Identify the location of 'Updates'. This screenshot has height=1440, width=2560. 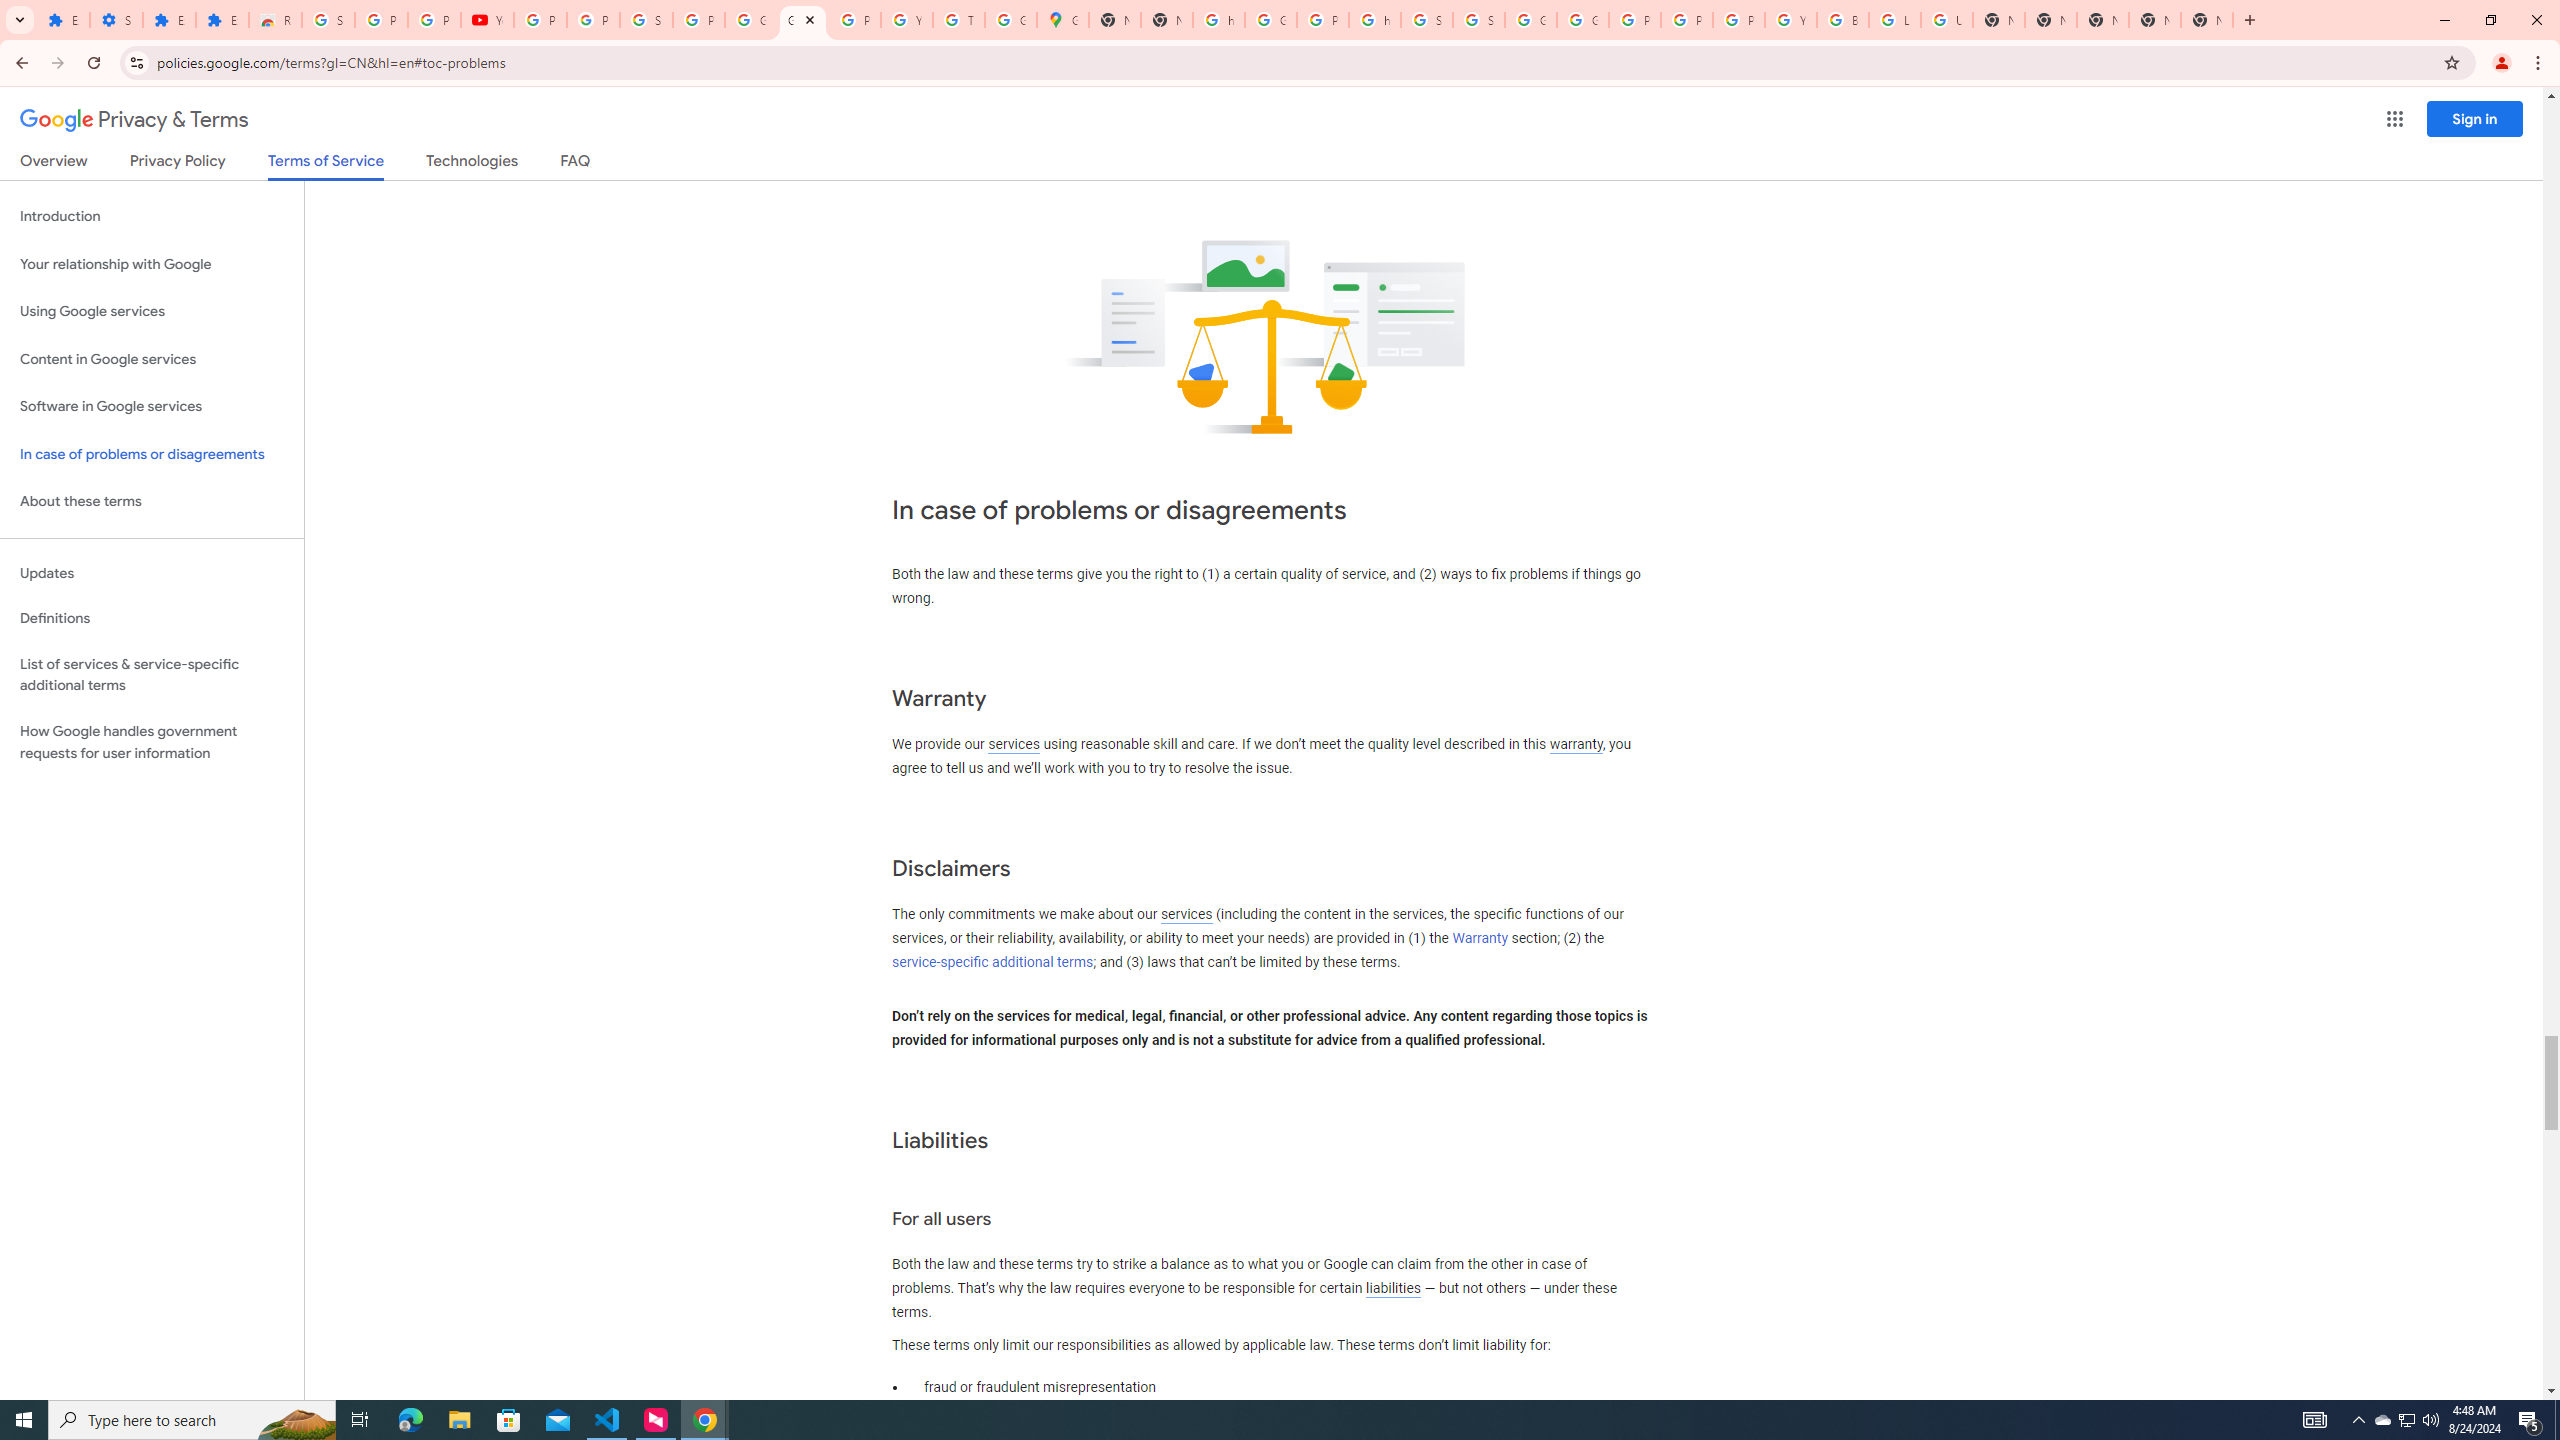
(151, 572).